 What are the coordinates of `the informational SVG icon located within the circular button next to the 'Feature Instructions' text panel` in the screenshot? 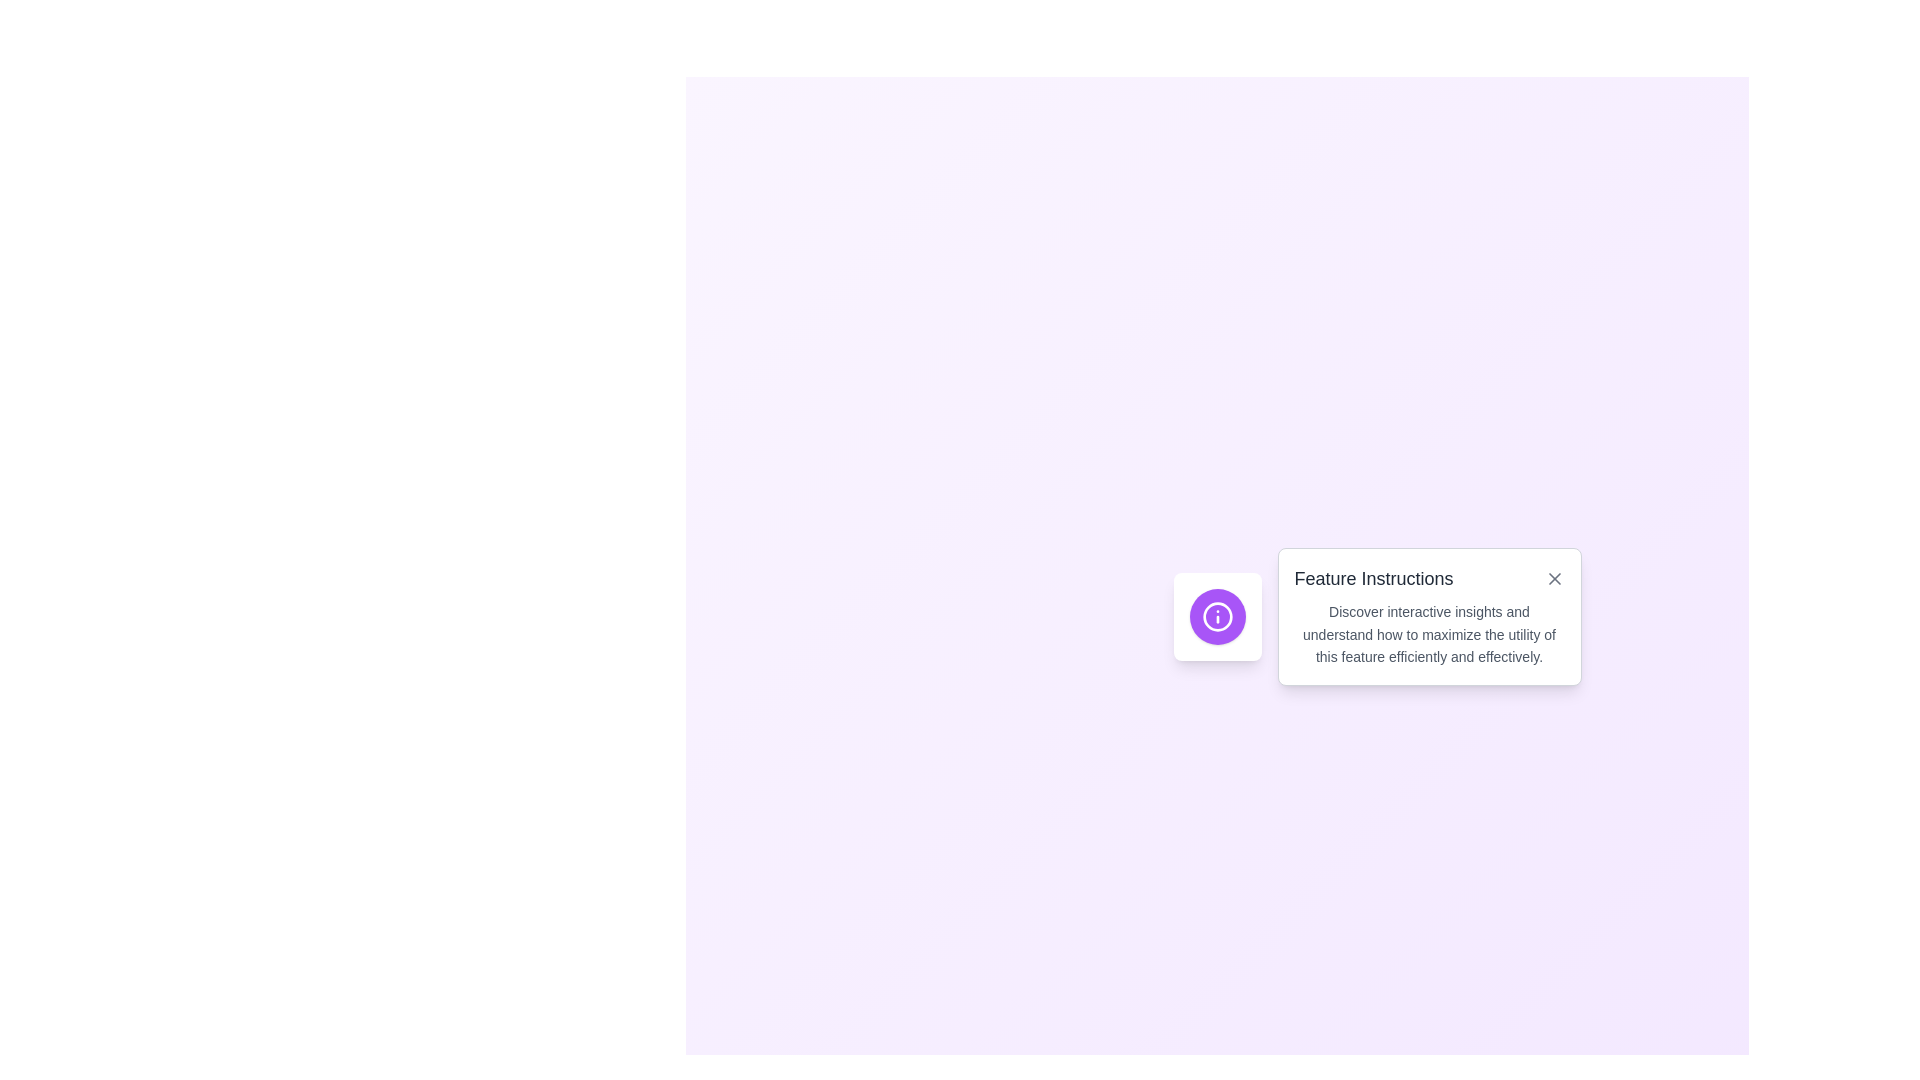 It's located at (1216, 616).